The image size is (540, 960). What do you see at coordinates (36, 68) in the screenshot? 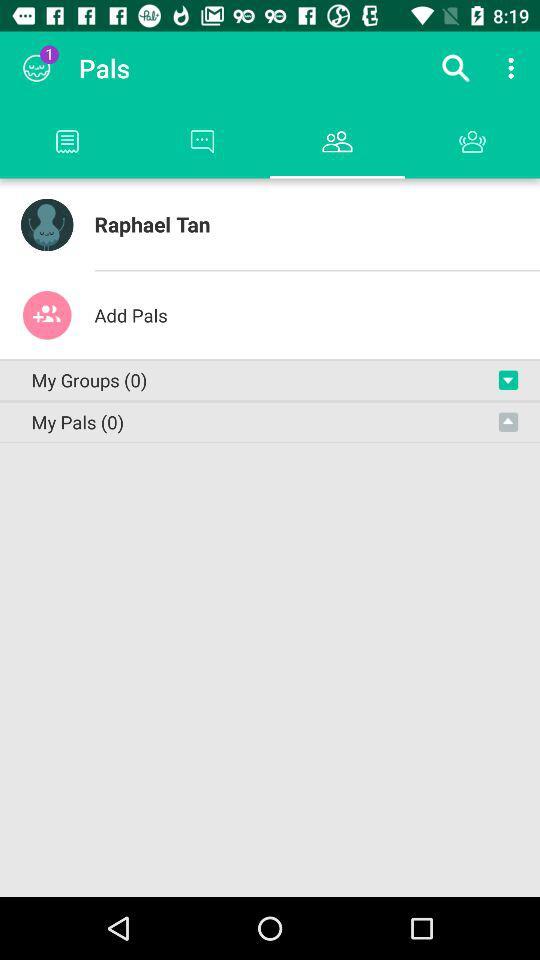
I see `item to the left of pals` at bounding box center [36, 68].